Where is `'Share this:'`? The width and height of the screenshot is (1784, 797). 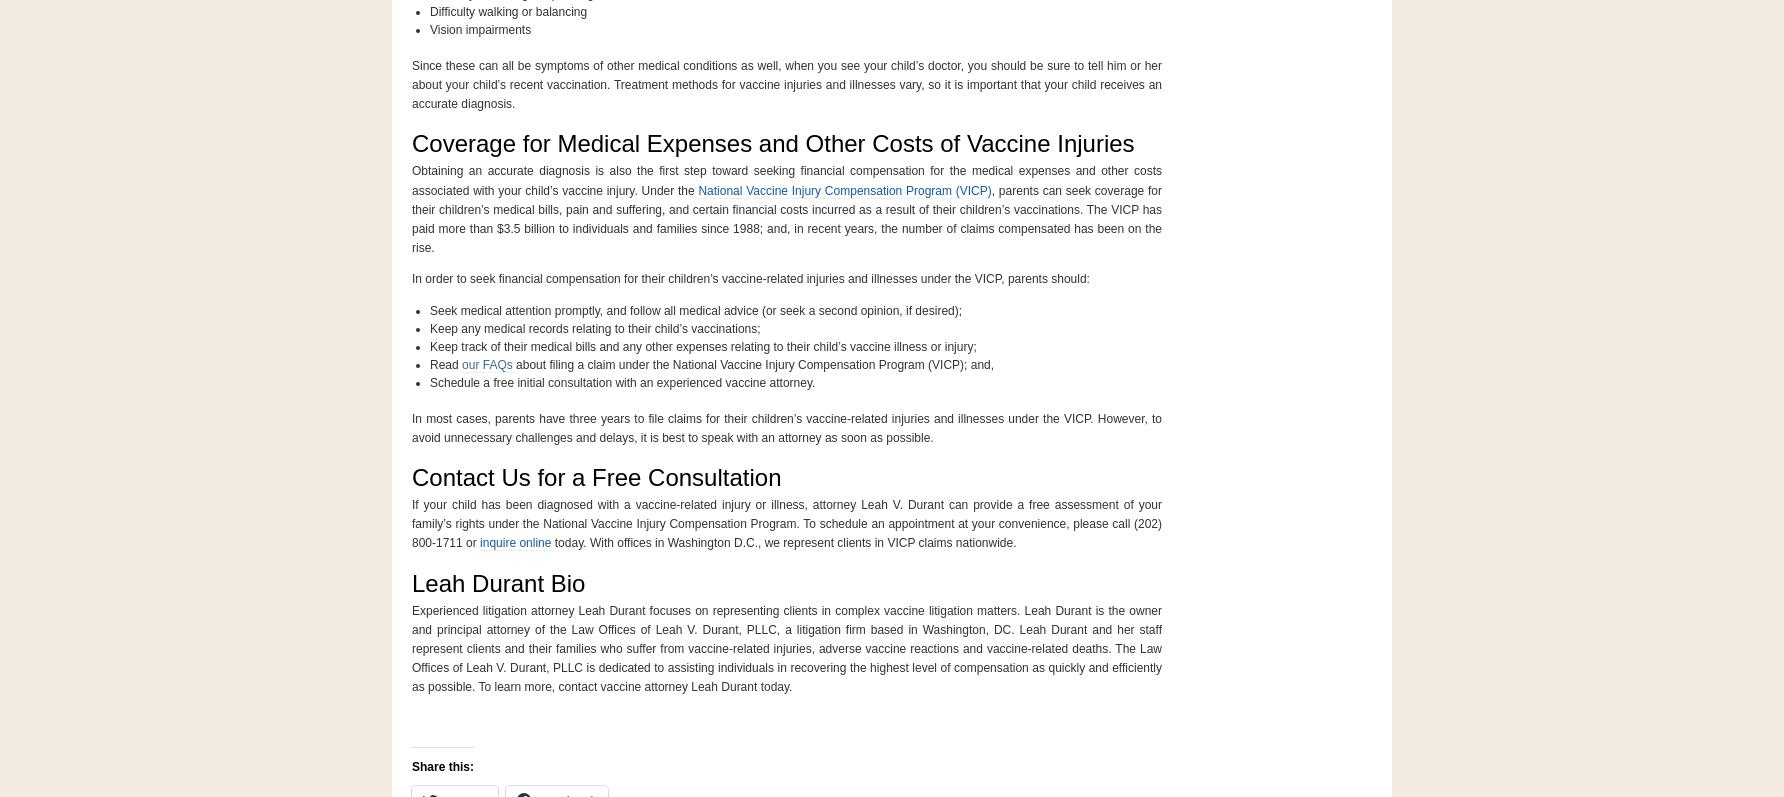
'Share this:' is located at coordinates (441, 764).